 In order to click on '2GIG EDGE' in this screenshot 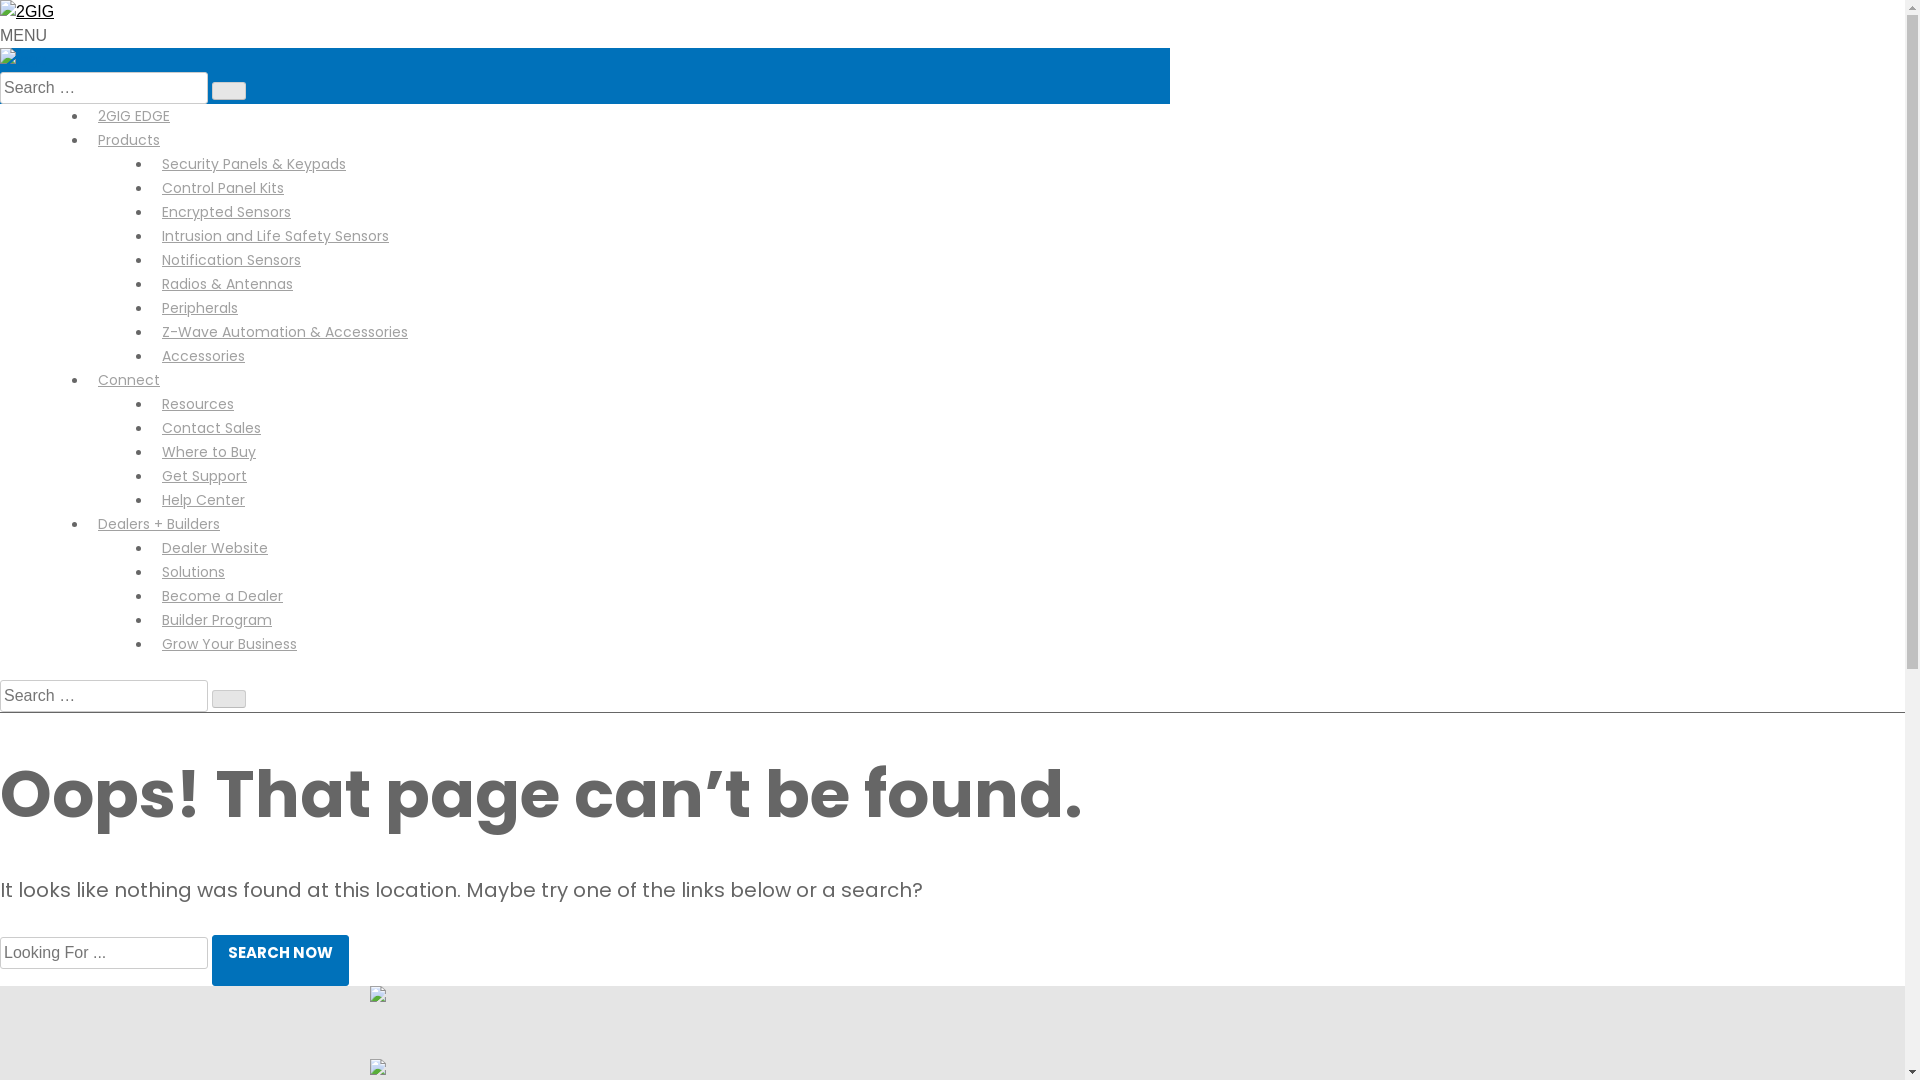, I will do `click(133, 115)`.